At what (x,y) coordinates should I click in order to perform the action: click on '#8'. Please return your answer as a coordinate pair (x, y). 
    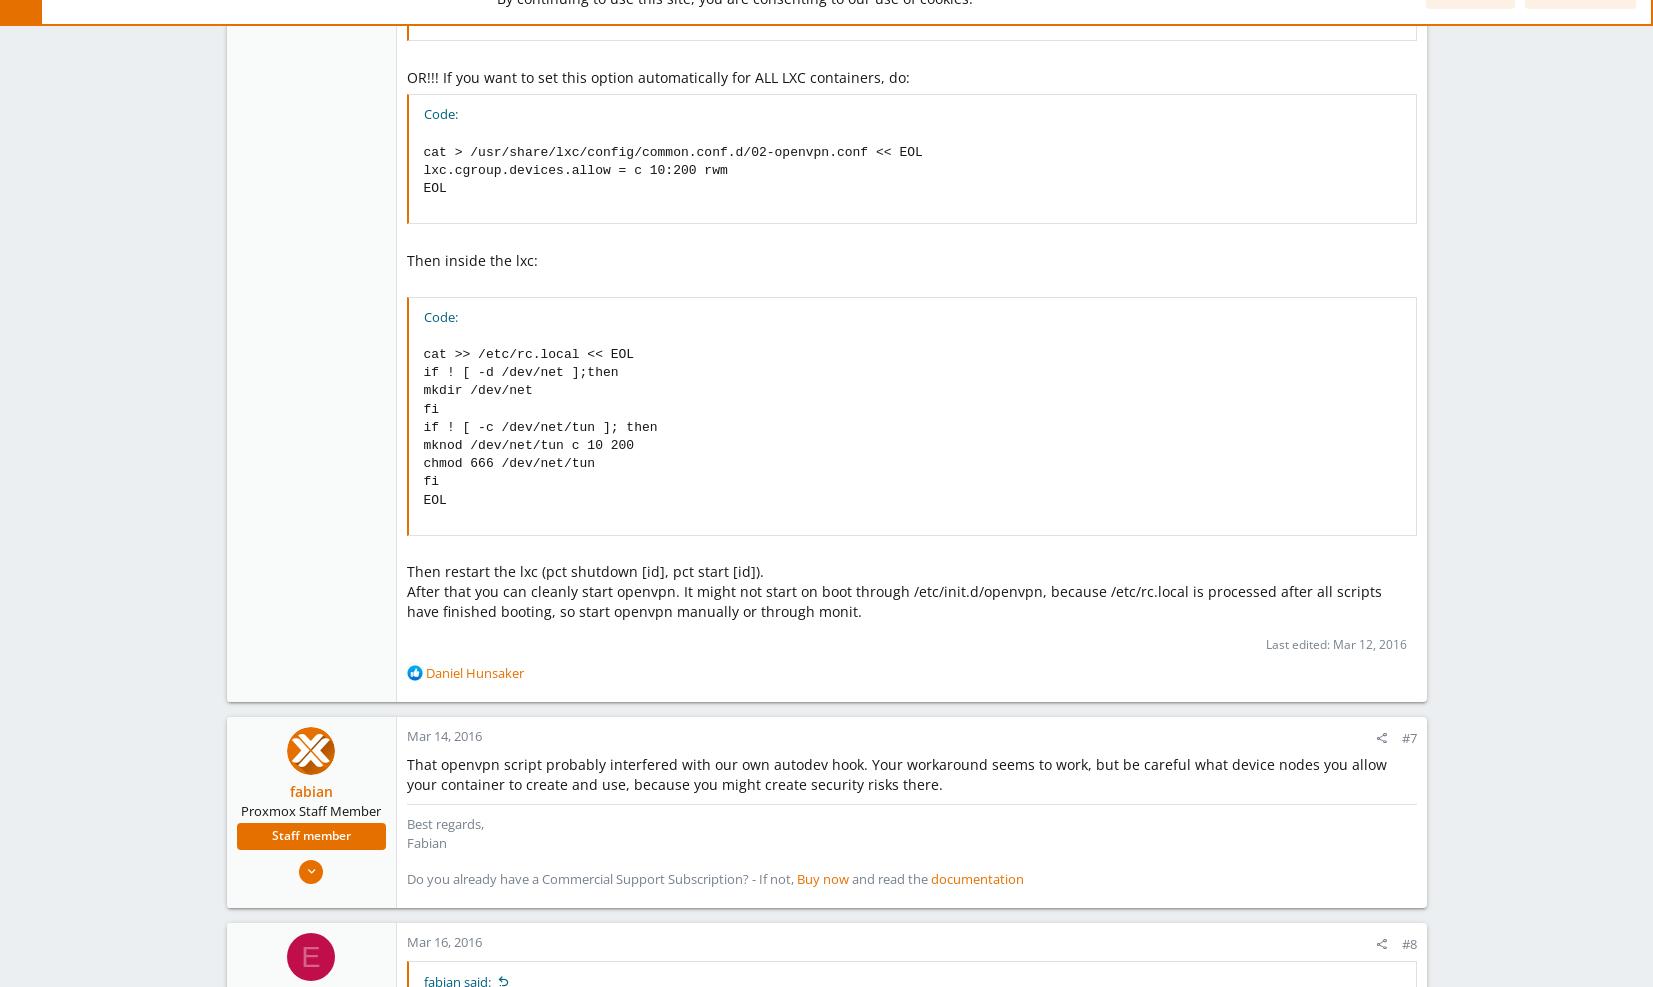
    Looking at the image, I should click on (1408, 943).